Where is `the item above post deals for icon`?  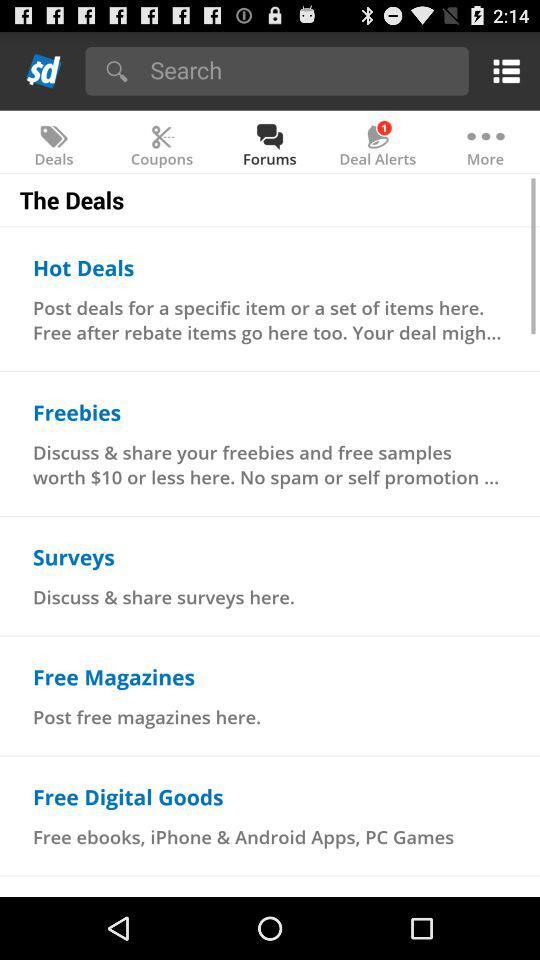 the item above post deals for icon is located at coordinates (82, 266).